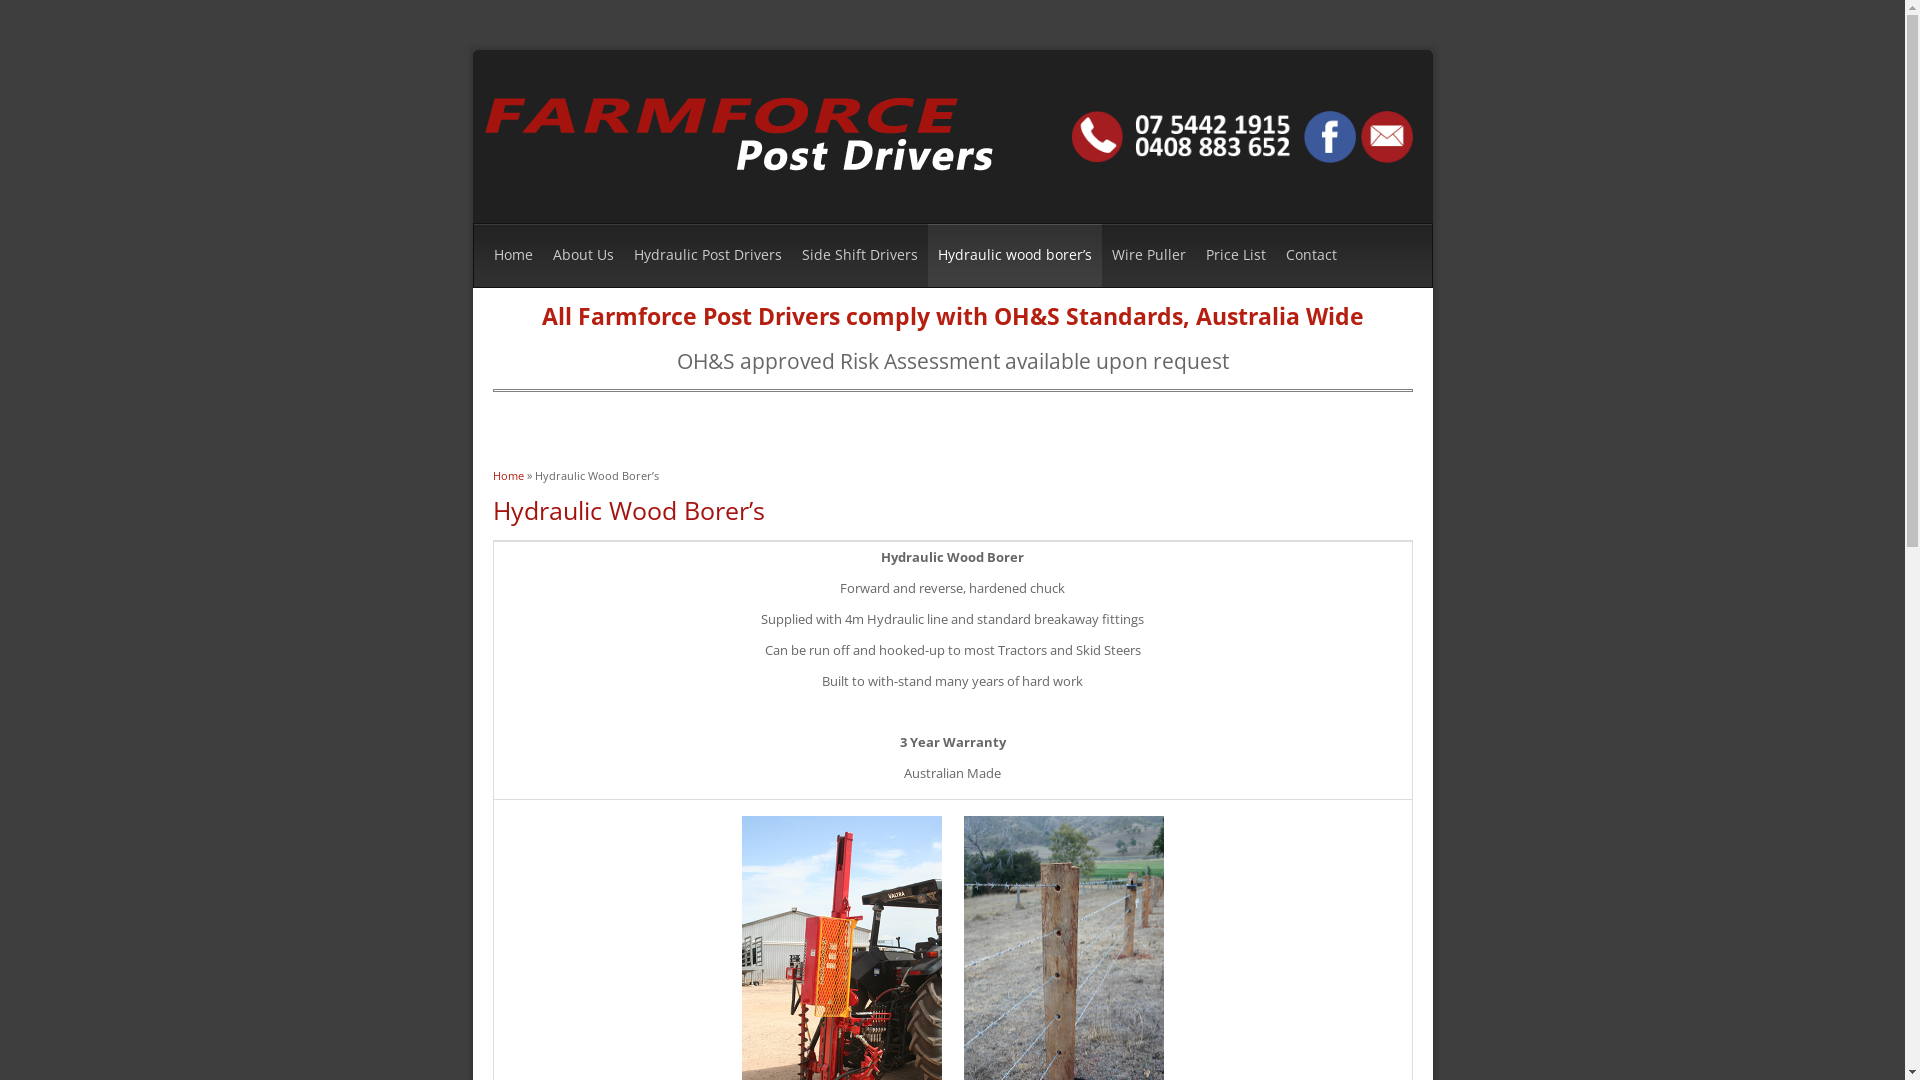 Image resolution: width=1920 pixels, height=1080 pixels. What do you see at coordinates (1235, 254) in the screenshot?
I see `'Price List'` at bounding box center [1235, 254].